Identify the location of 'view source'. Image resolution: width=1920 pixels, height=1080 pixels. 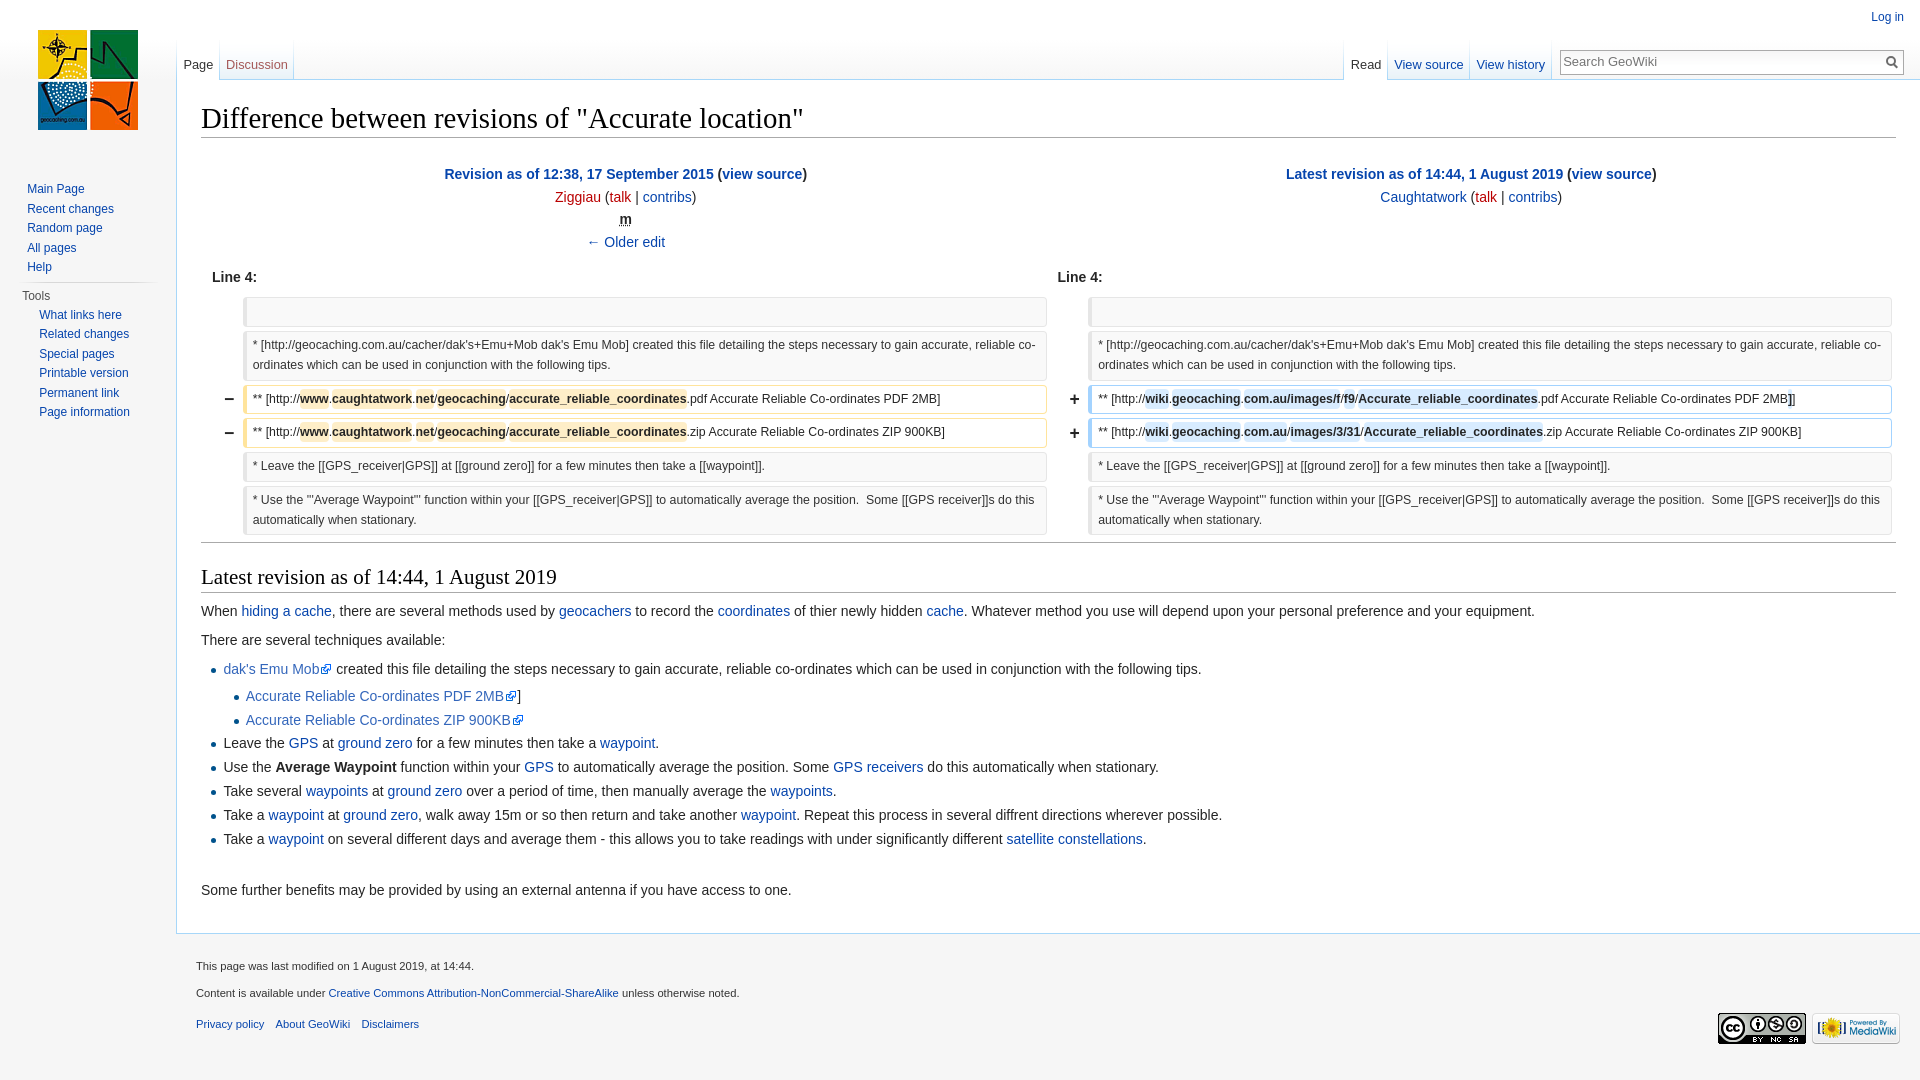
(761, 172).